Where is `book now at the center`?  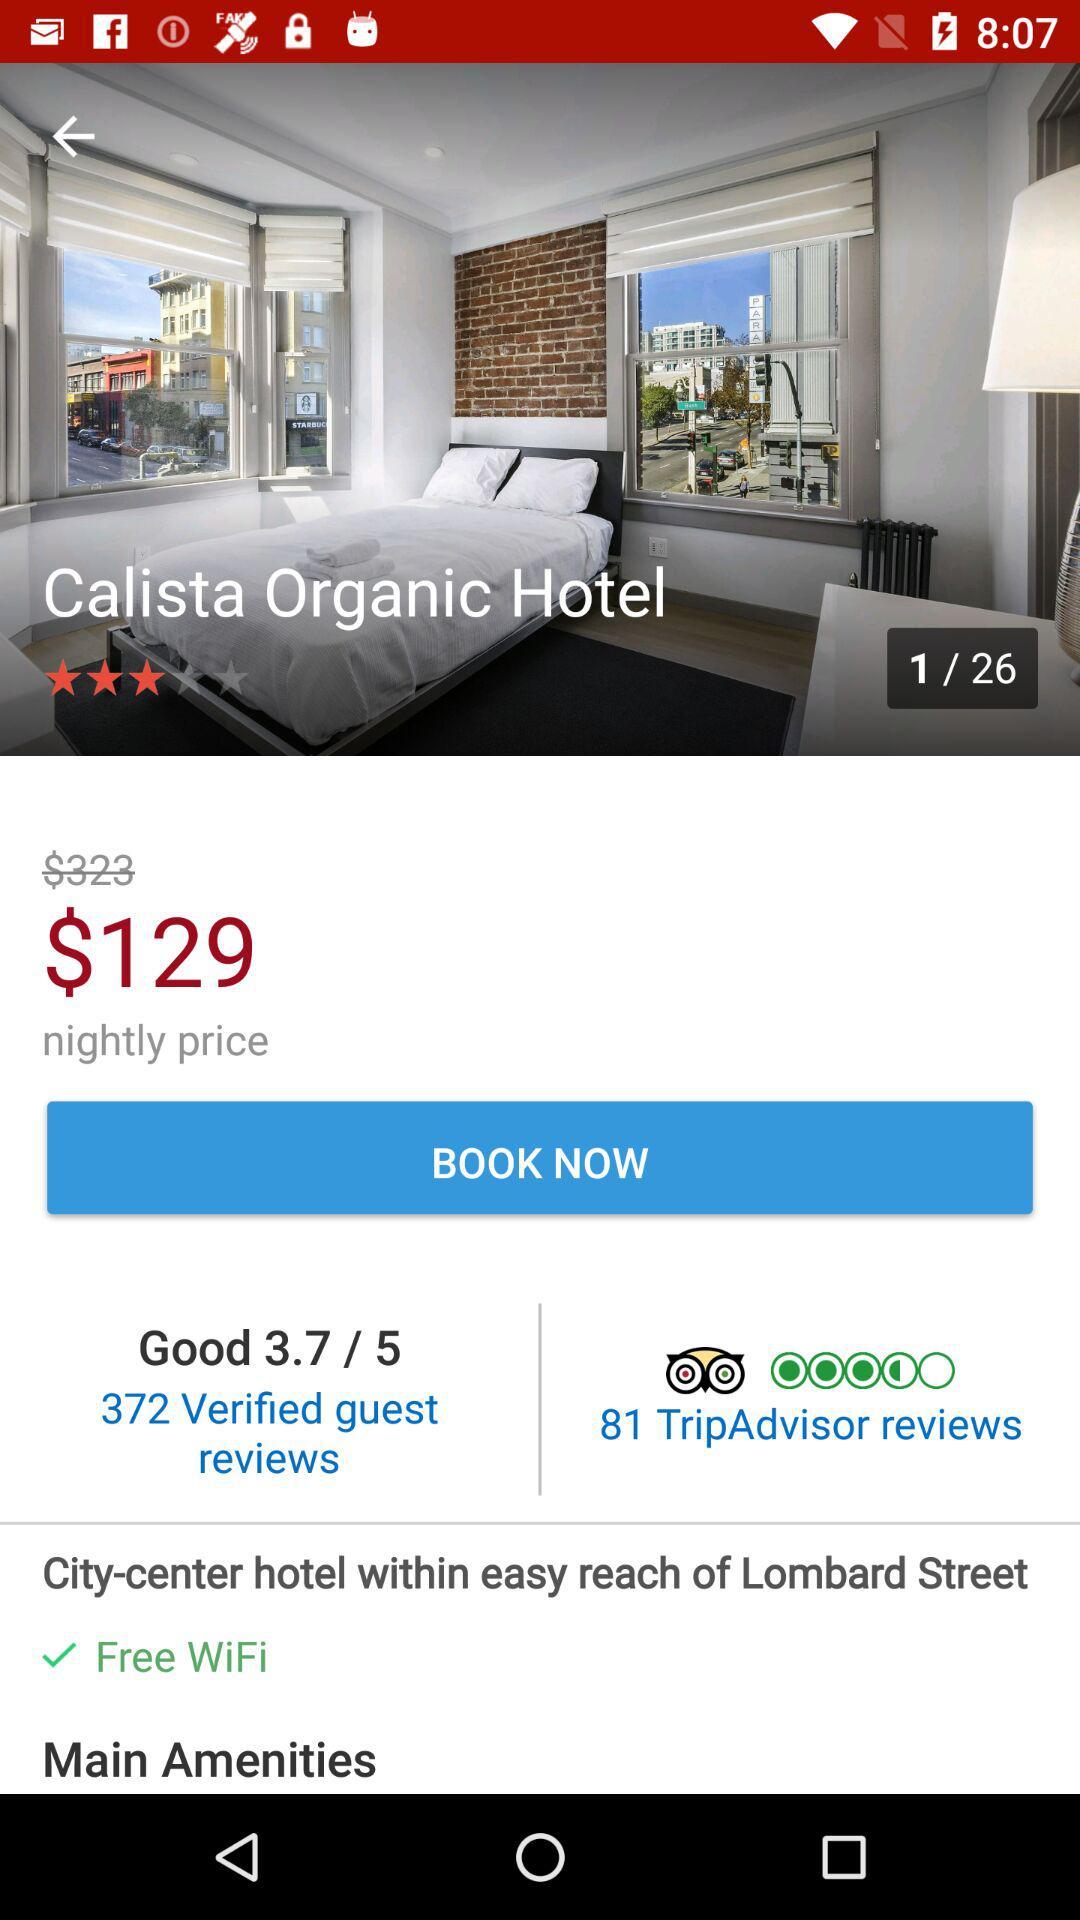 book now at the center is located at coordinates (540, 1161).